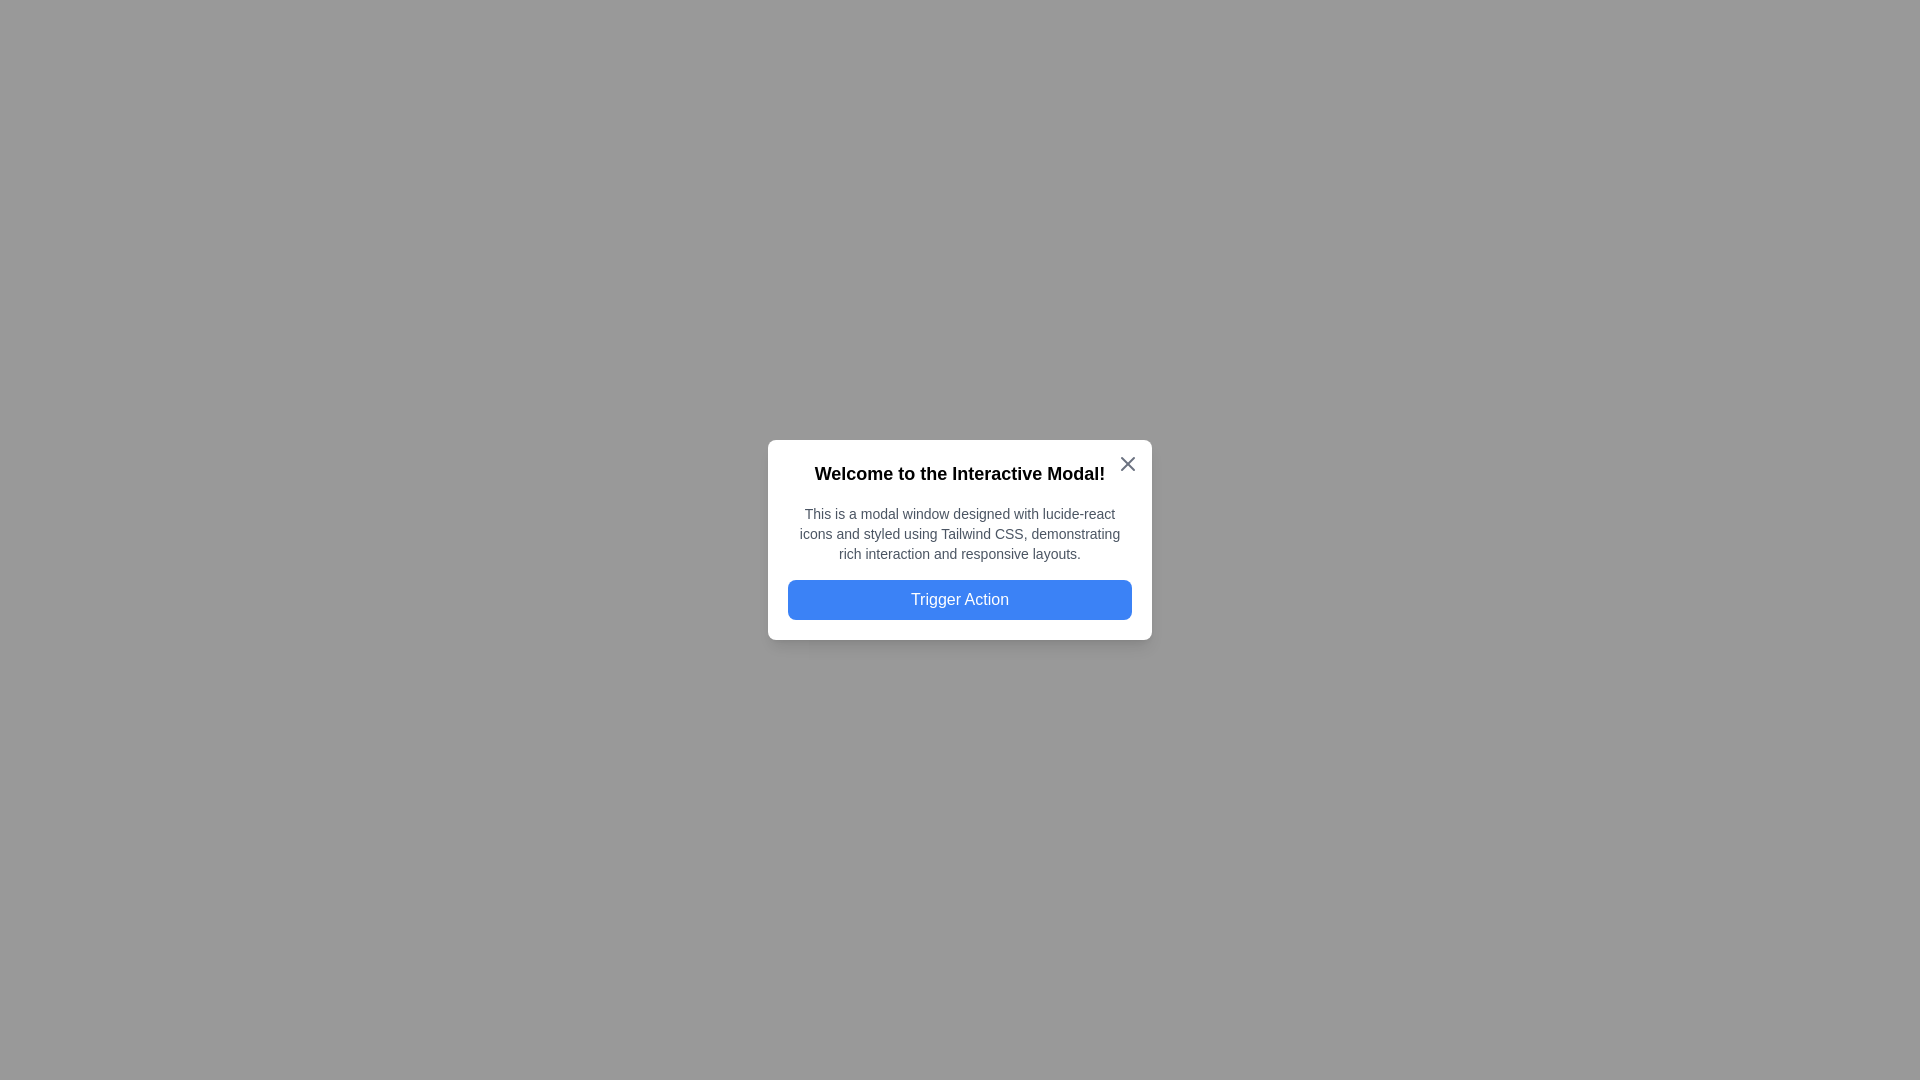 The image size is (1920, 1080). Describe the element at coordinates (1128, 463) in the screenshot. I see `the Close button ('X' icon) located at the top-right corner of the modal dialog` at that location.